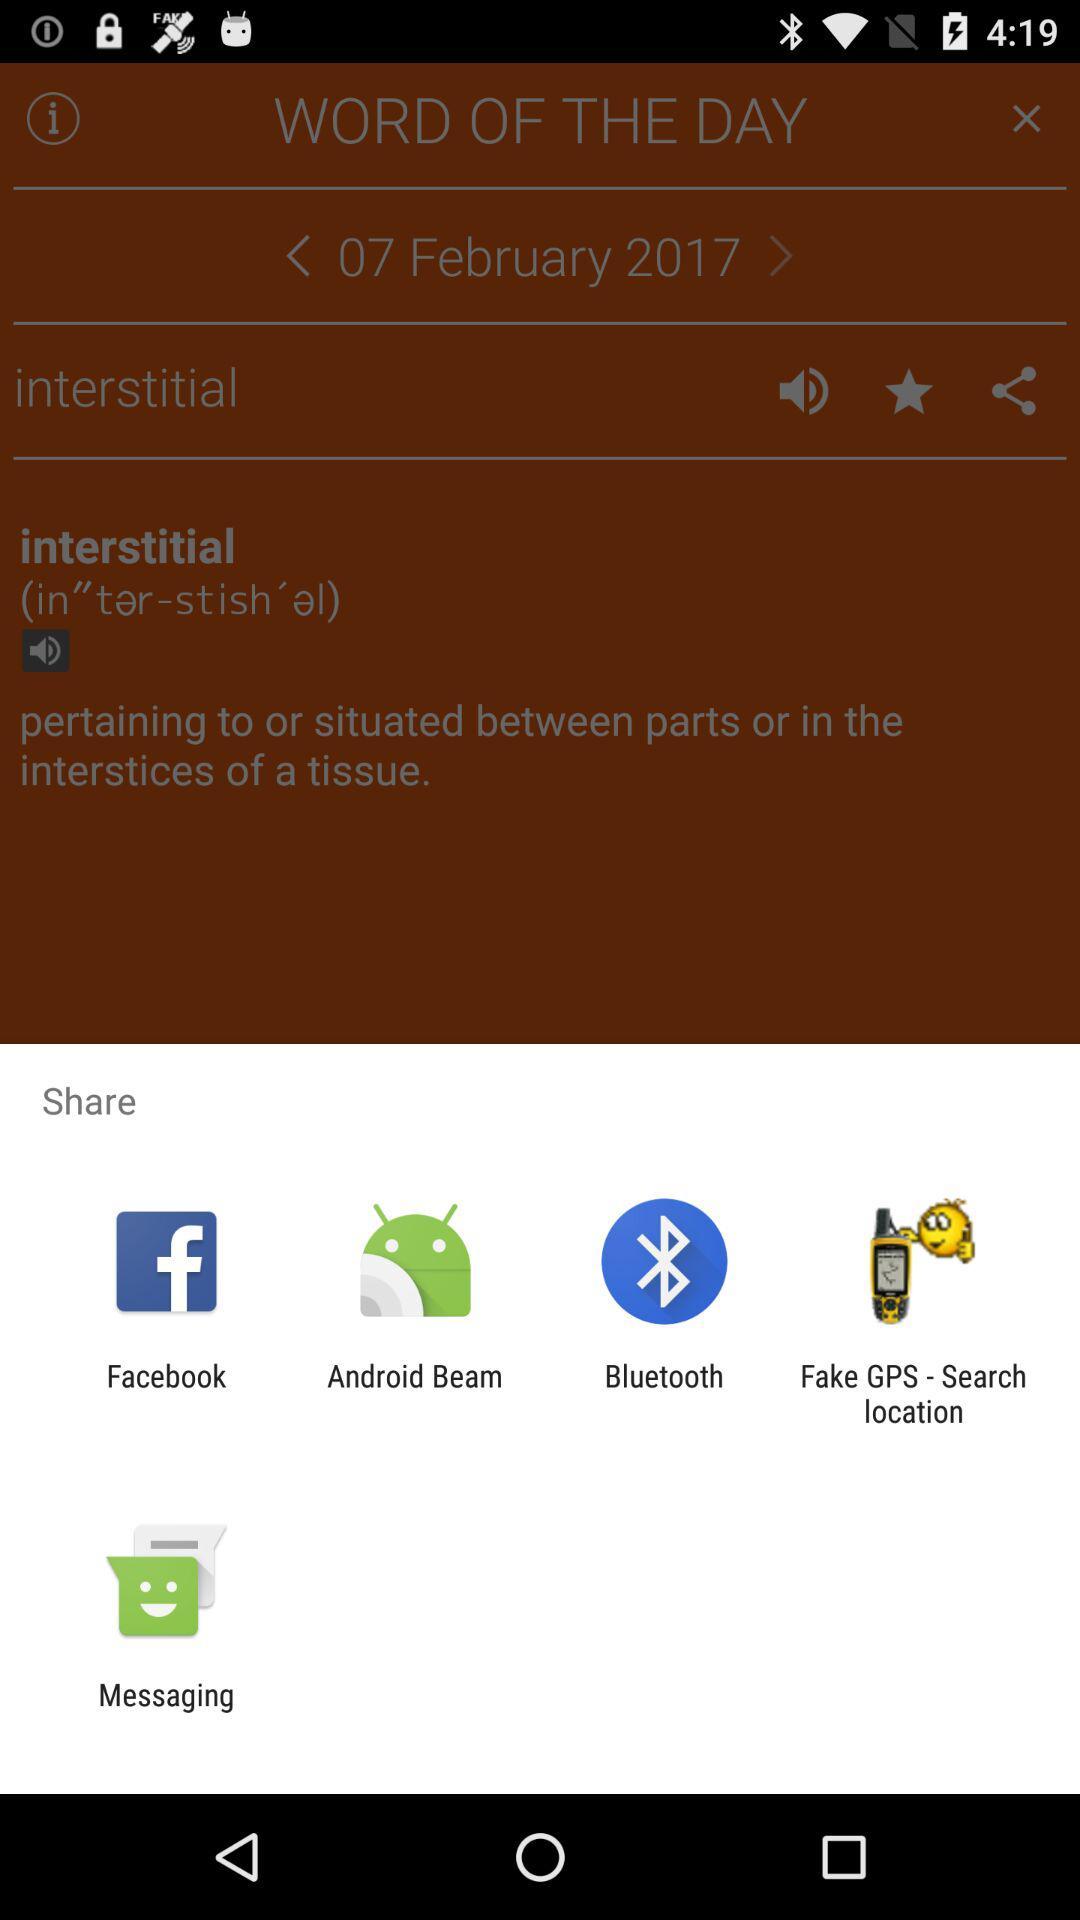 The height and width of the screenshot is (1920, 1080). What do you see at coordinates (414, 1392) in the screenshot?
I see `the app to the right of the facebook icon` at bounding box center [414, 1392].